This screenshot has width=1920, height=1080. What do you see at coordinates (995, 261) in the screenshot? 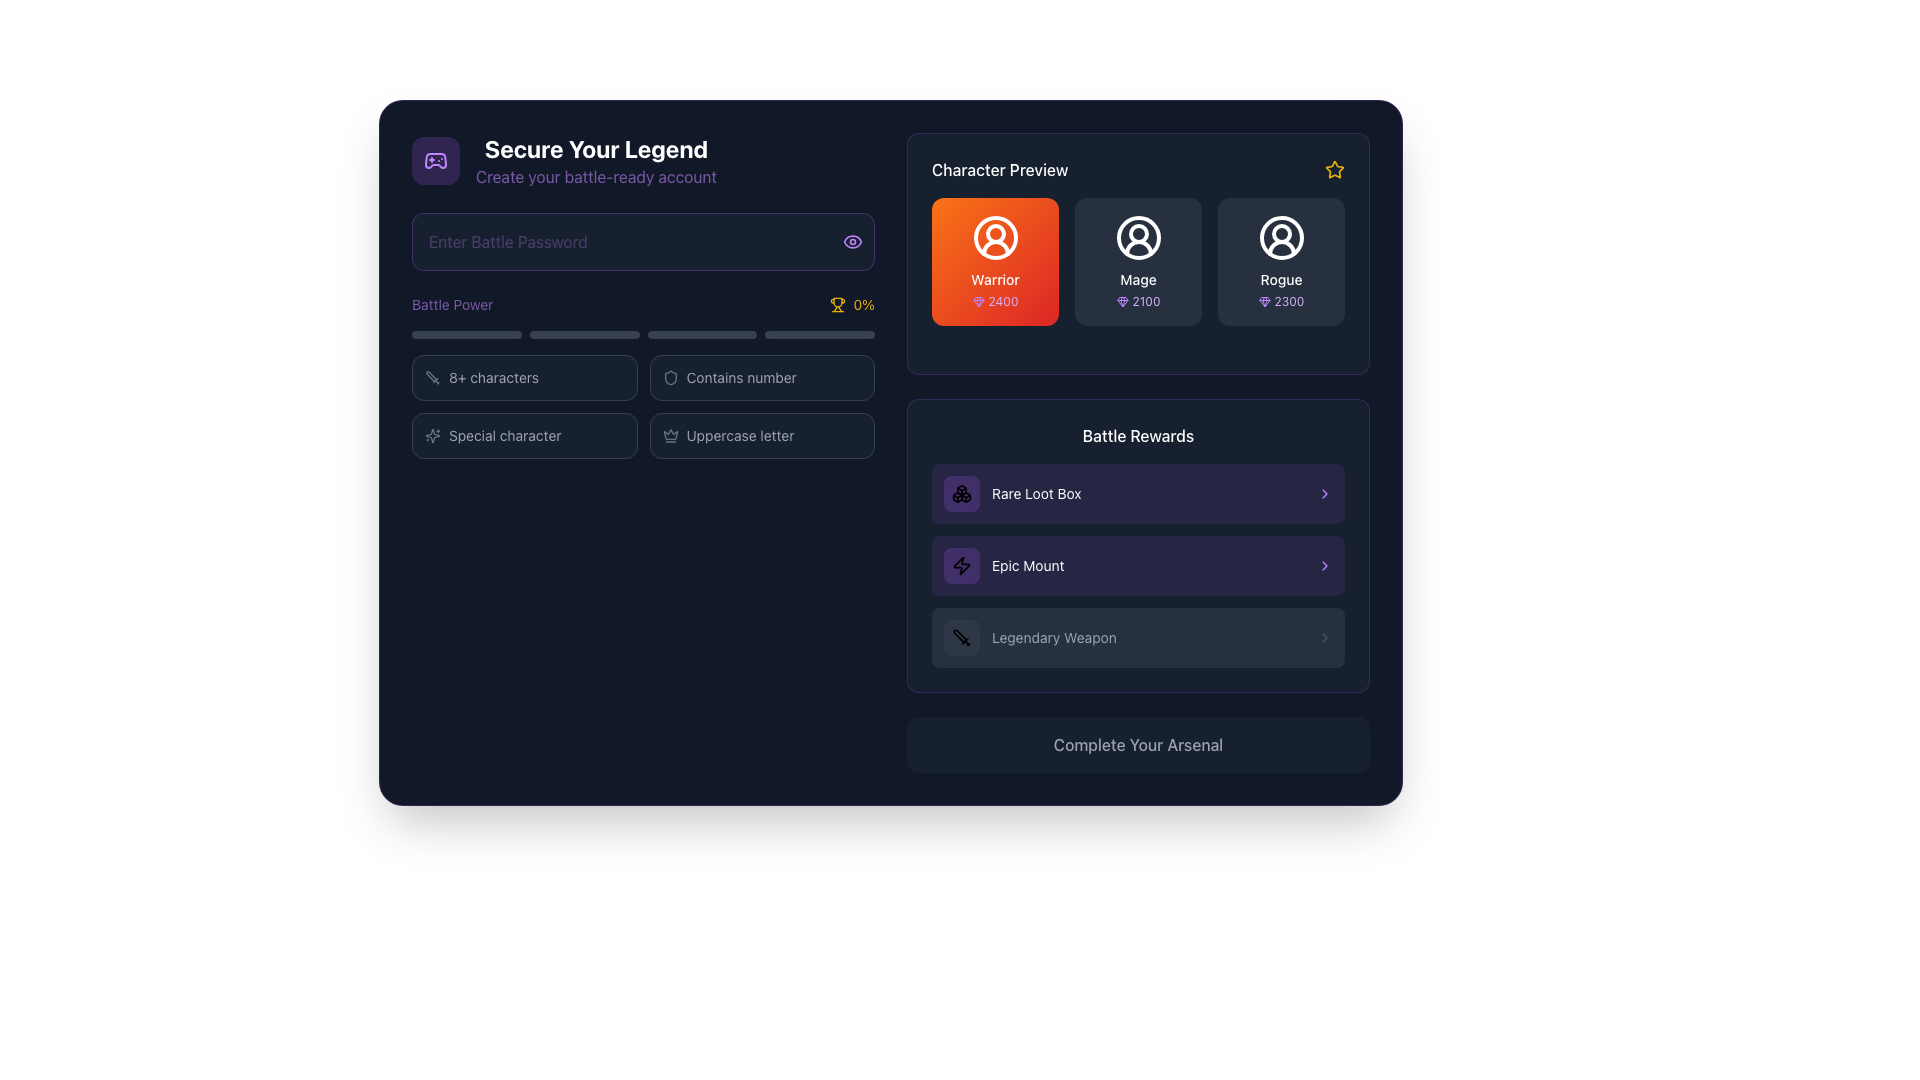
I see `the 'Warrior' character option card` at bounding box center [995, 261].